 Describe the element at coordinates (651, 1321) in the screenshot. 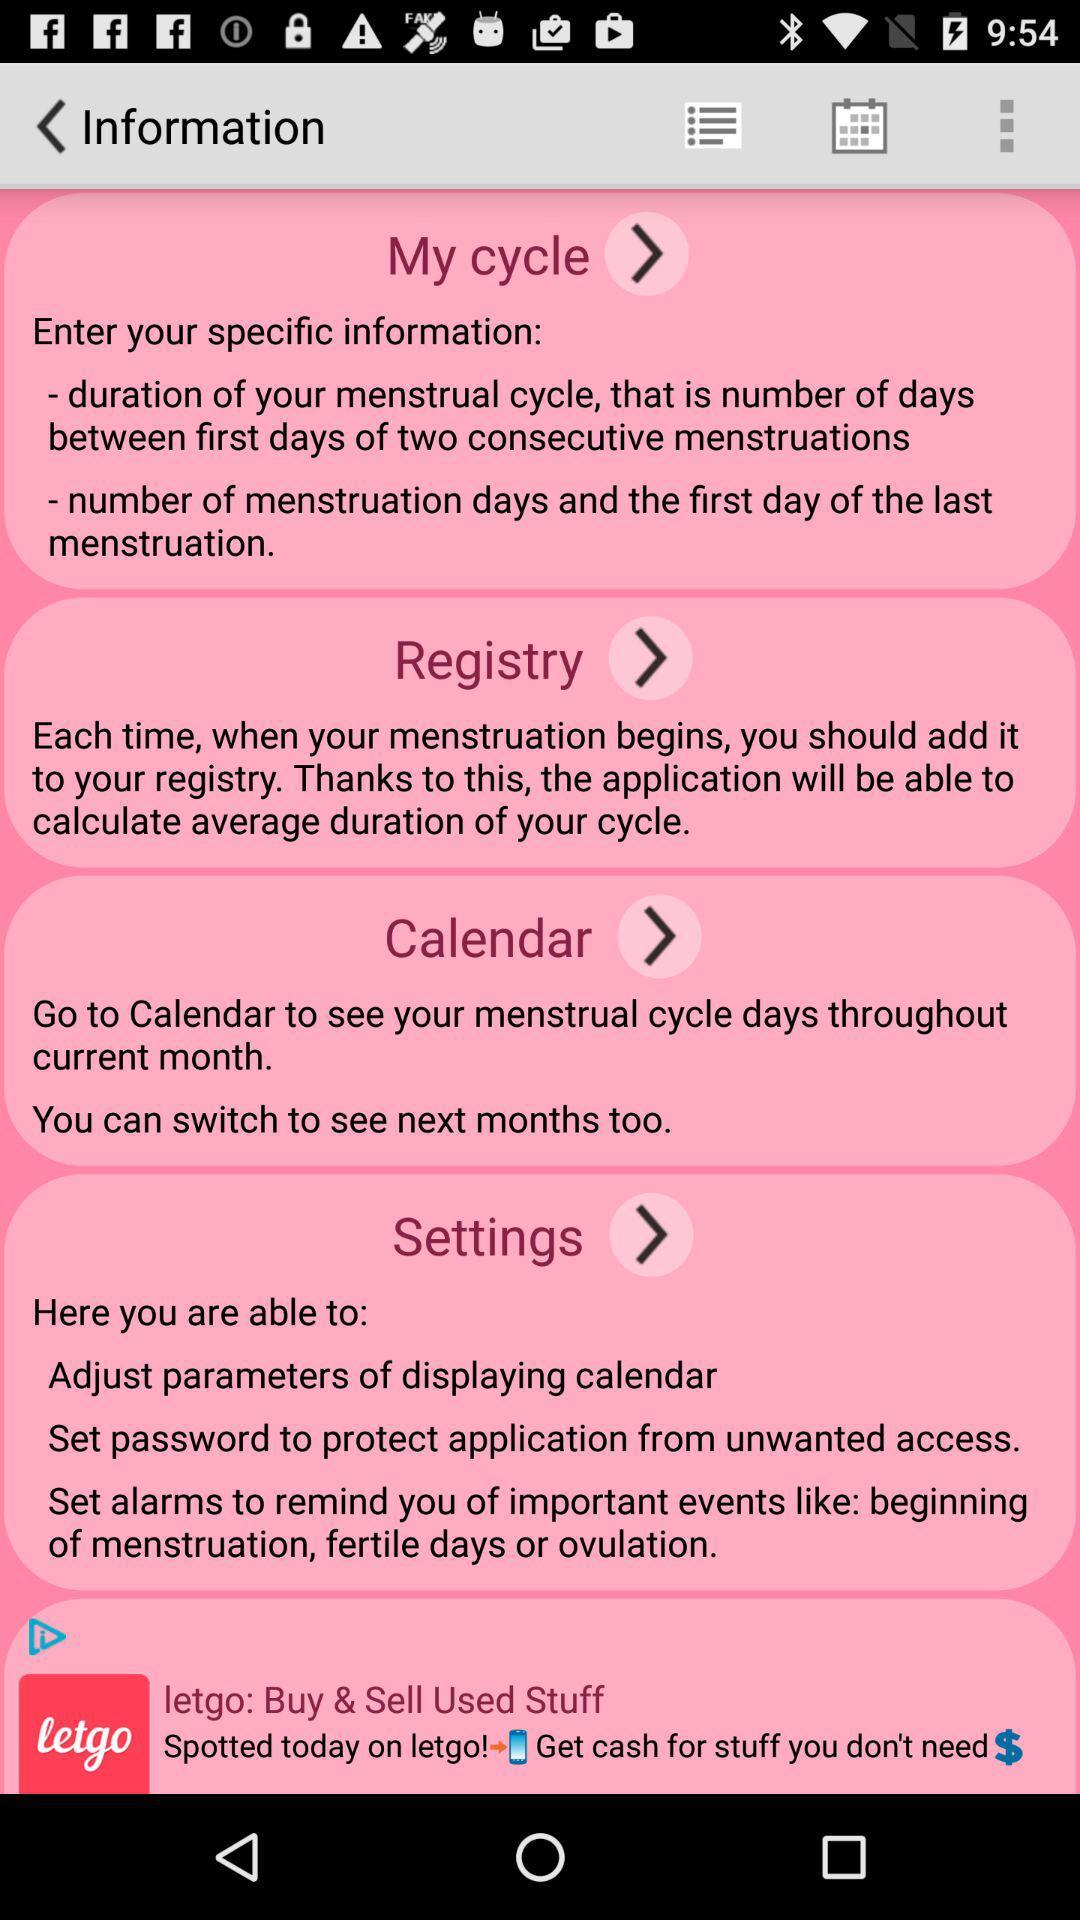

I see `the arrow_forward icon` at that location.